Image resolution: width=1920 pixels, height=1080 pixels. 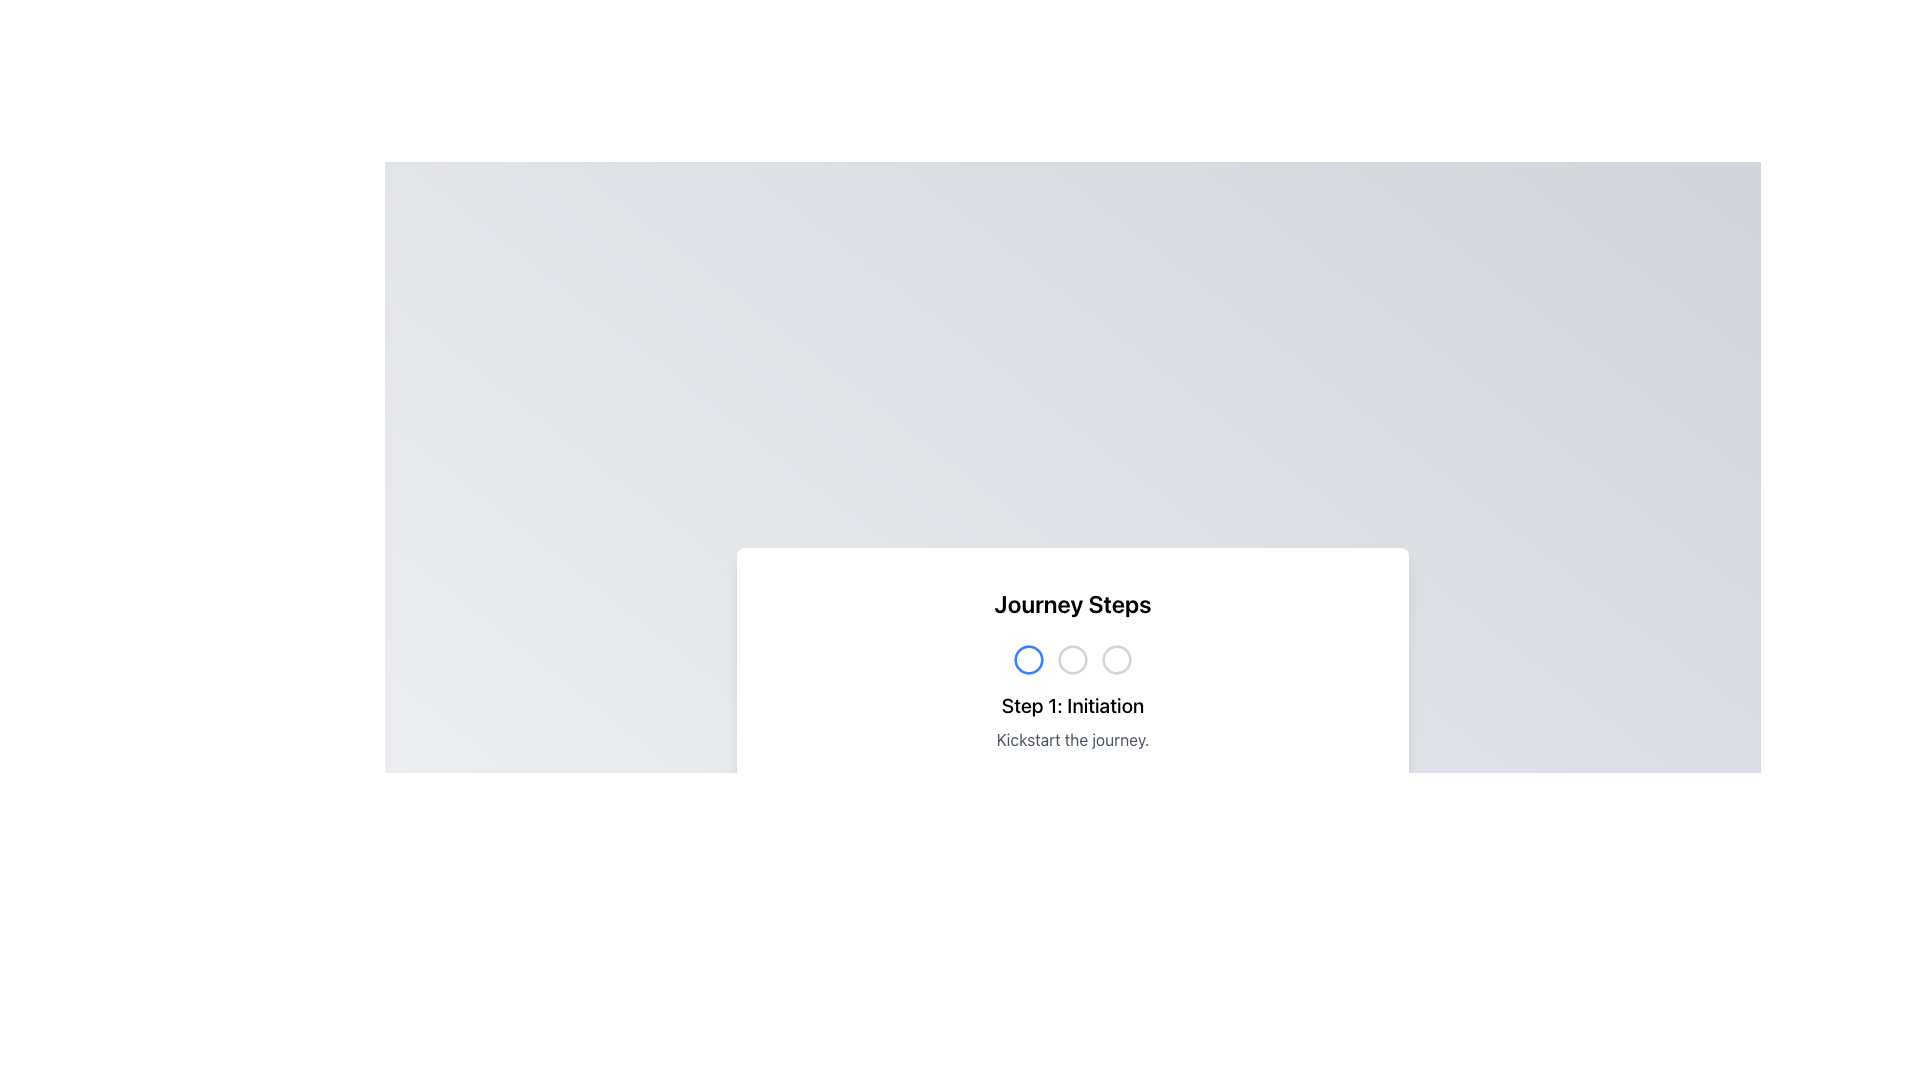 What do you see at coordinates (1028, 659) in the screenshot?
I see `the Circular step indicator icon, which is the first in a sequence of three circular icons aligned horizontally under the title 'Journey Steps' and adjacent to 'Step 1: Initiation'` at bounding box center [1028, 659].